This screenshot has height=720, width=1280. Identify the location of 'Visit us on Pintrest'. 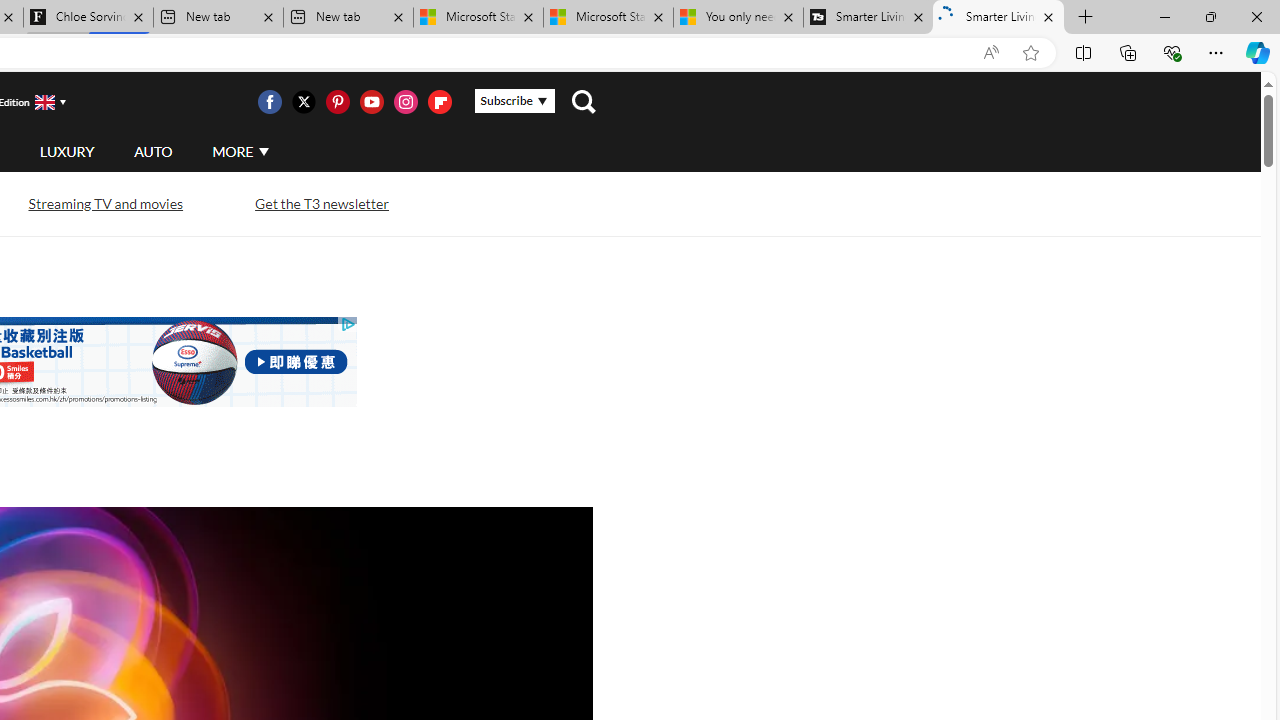
(337, 101).